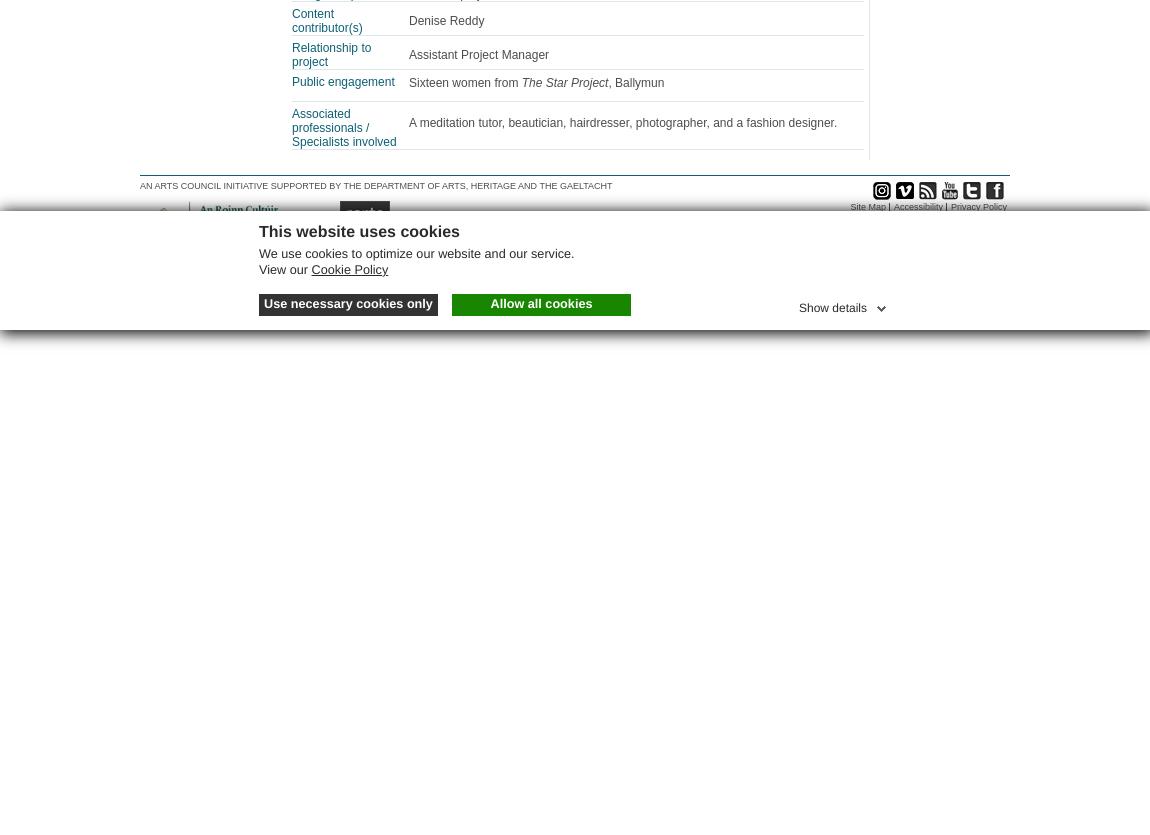 This screenshot has width=1150, height=835. I want to click on 'Accessibility', so click(892, 206).